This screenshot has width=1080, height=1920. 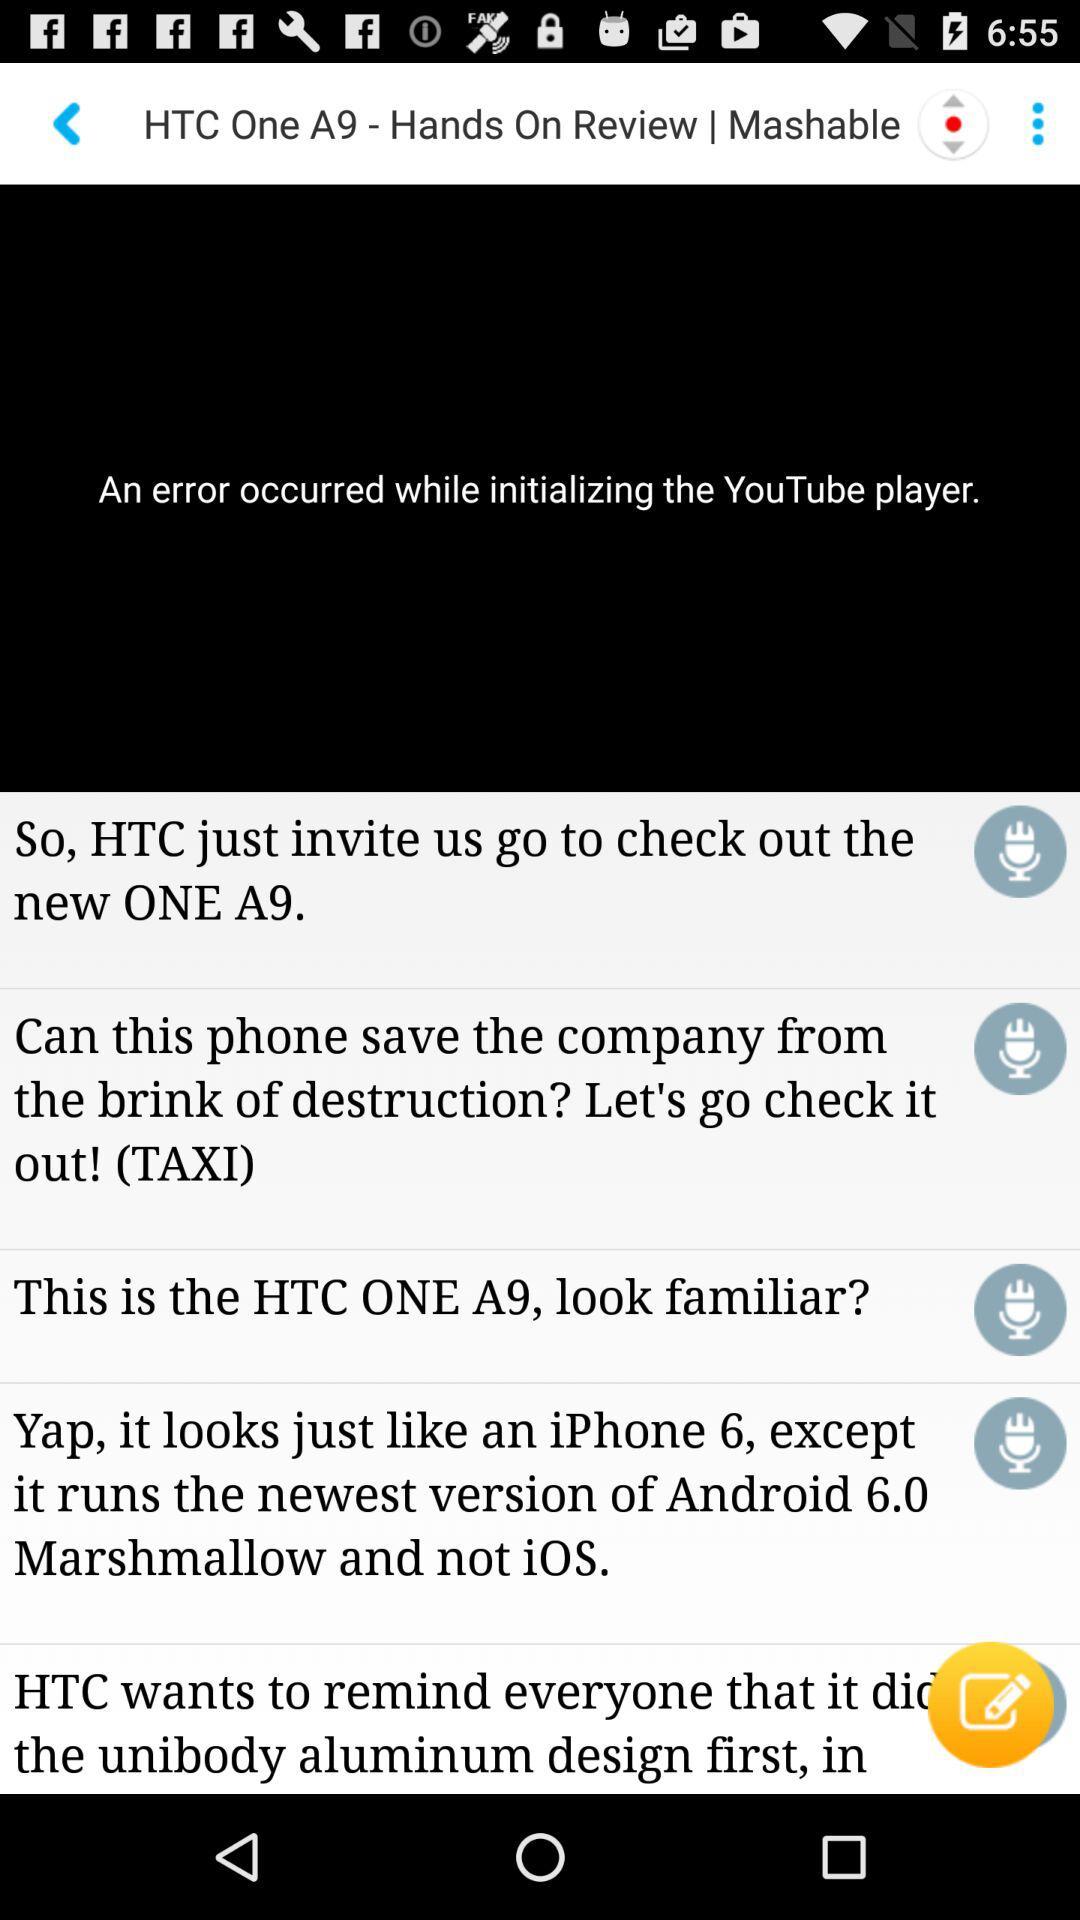 I want to click on can this phone, so click(x=480, y=1096).